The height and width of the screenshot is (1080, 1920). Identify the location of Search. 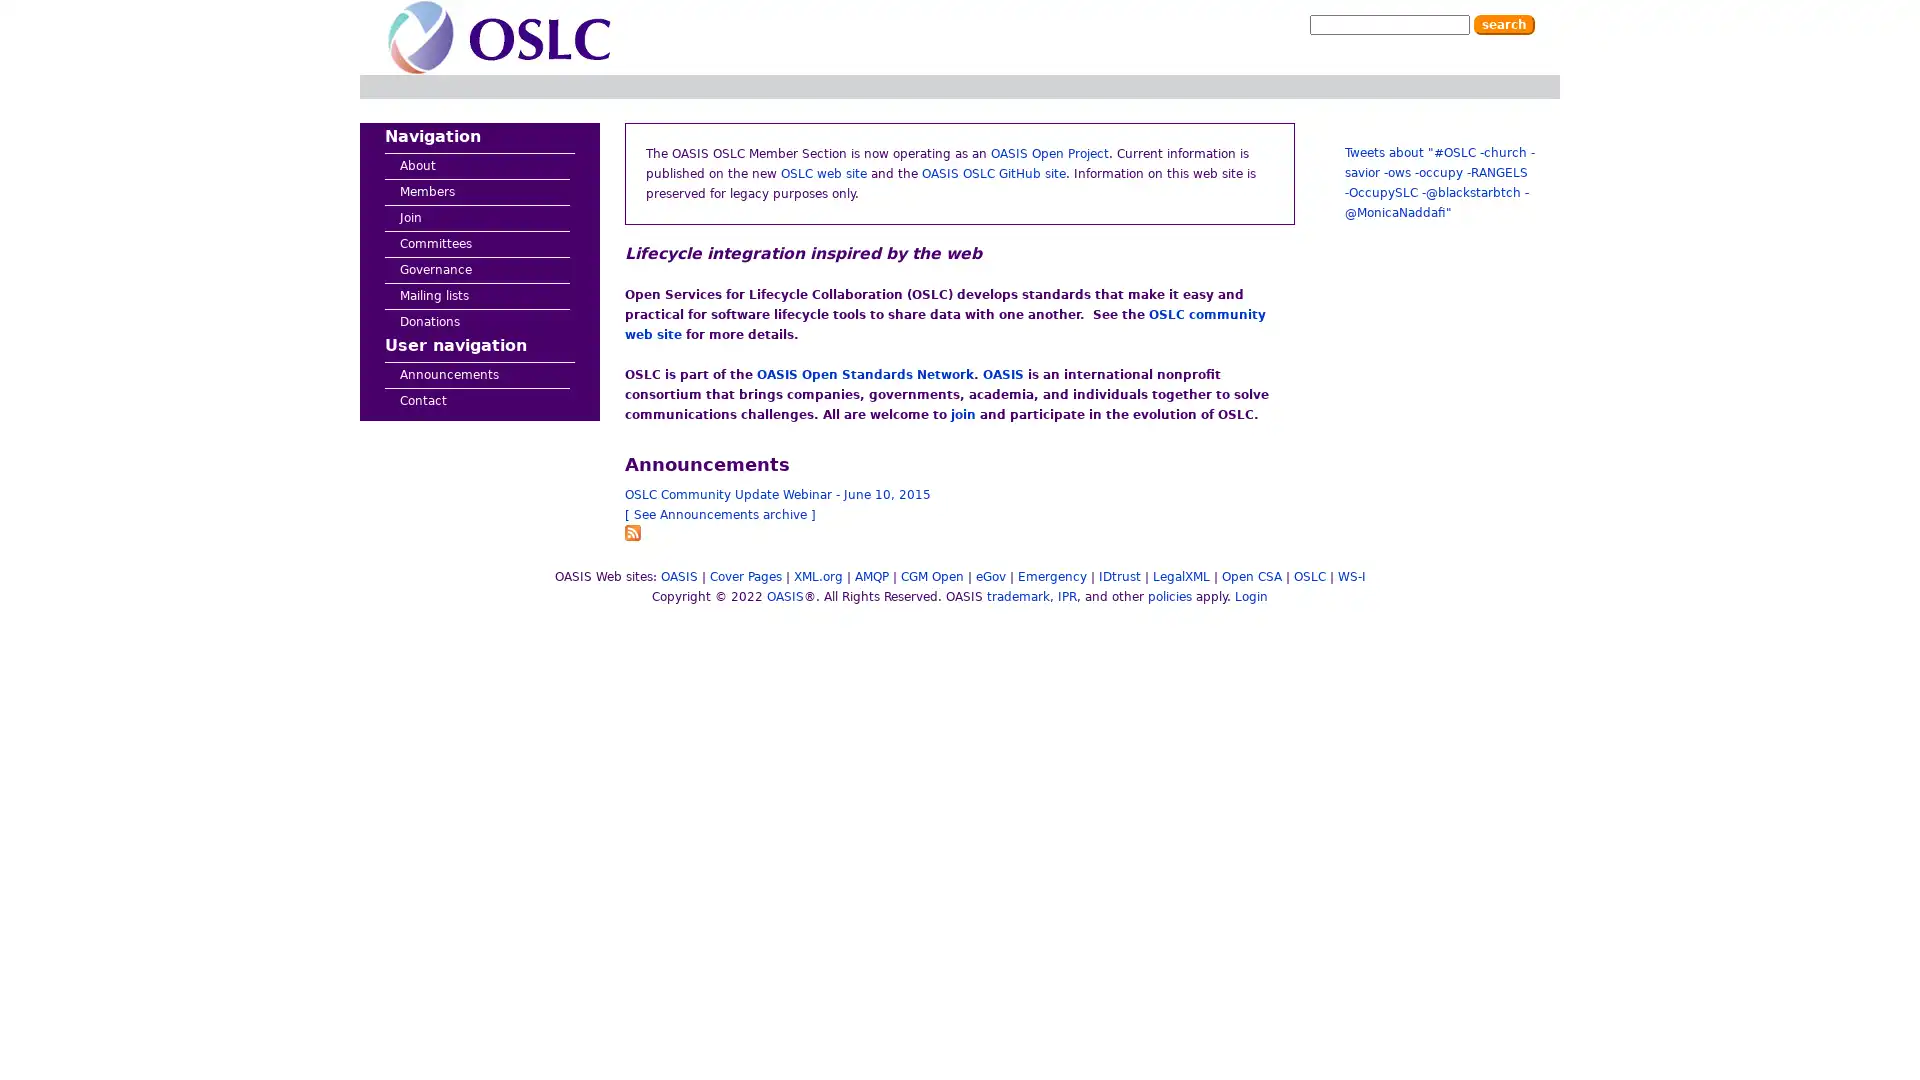
(1504, 24).